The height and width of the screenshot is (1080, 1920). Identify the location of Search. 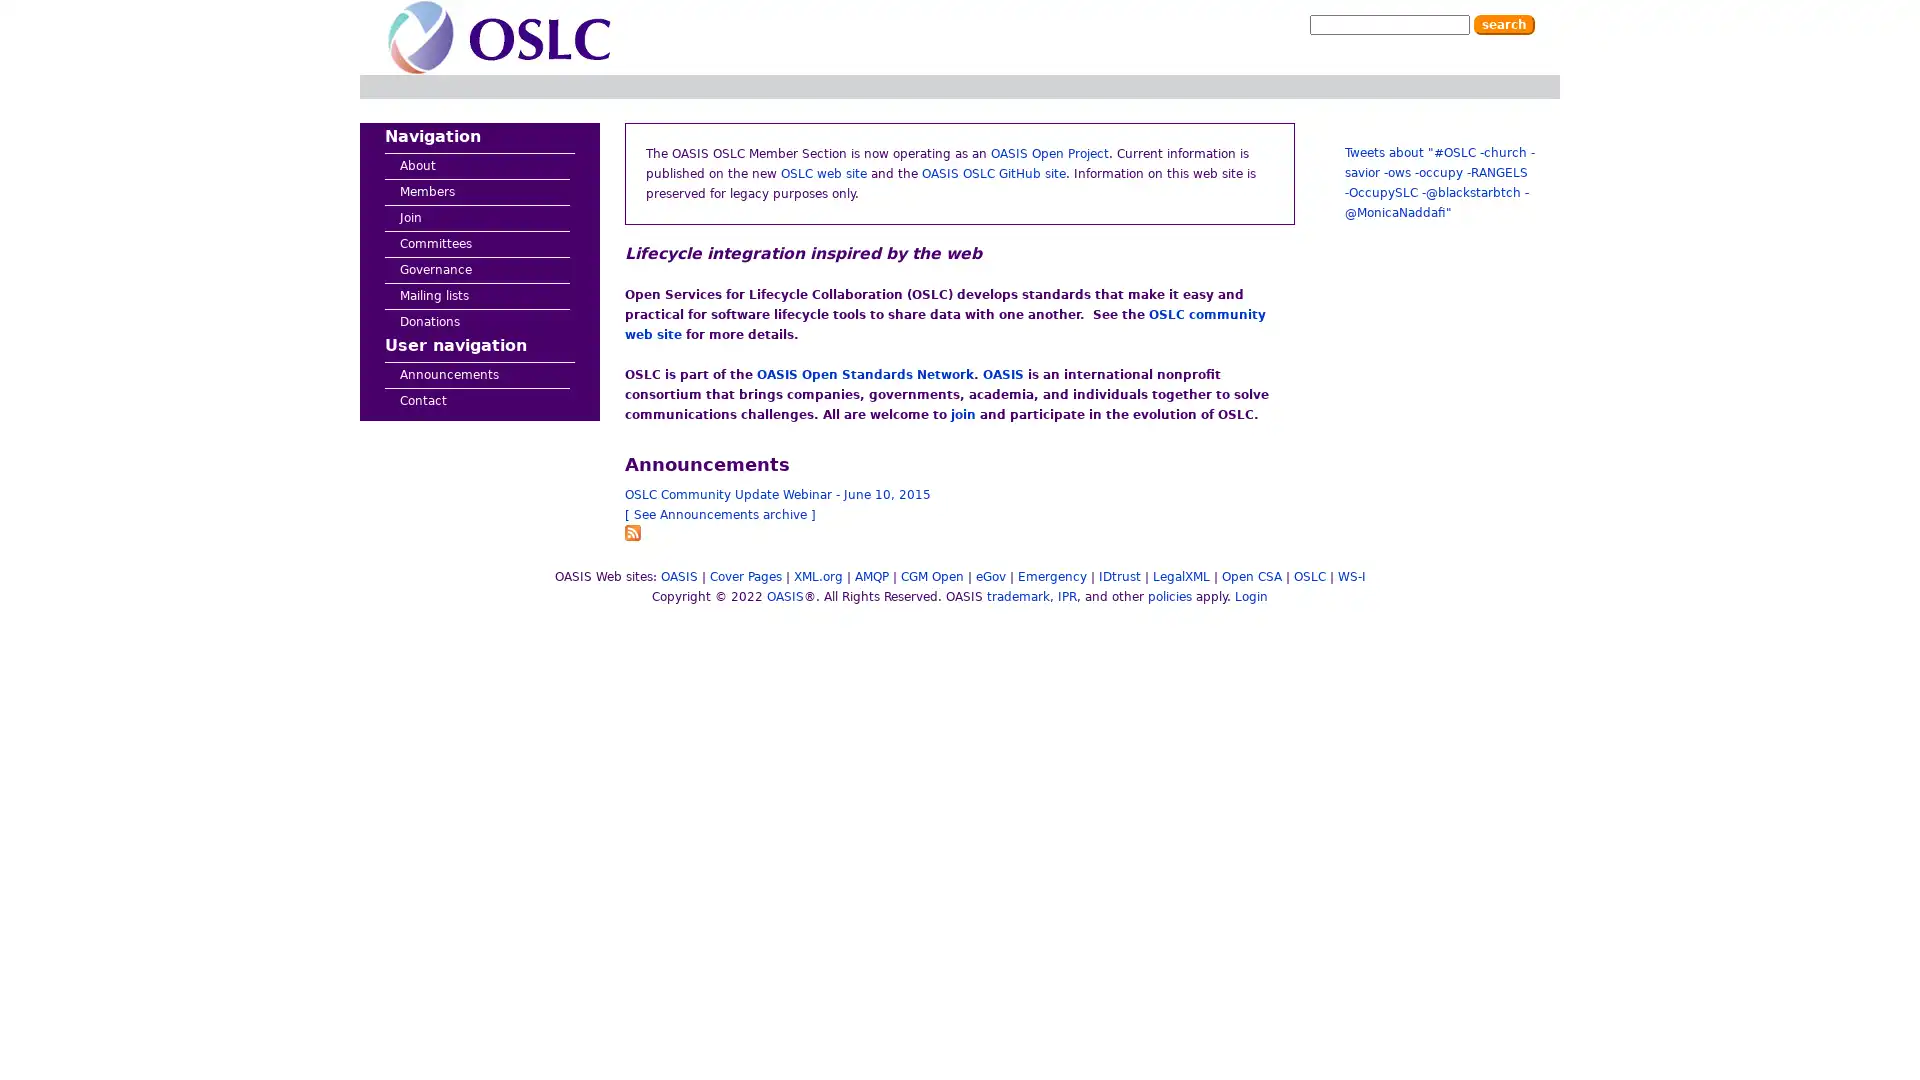
(1504, 24).